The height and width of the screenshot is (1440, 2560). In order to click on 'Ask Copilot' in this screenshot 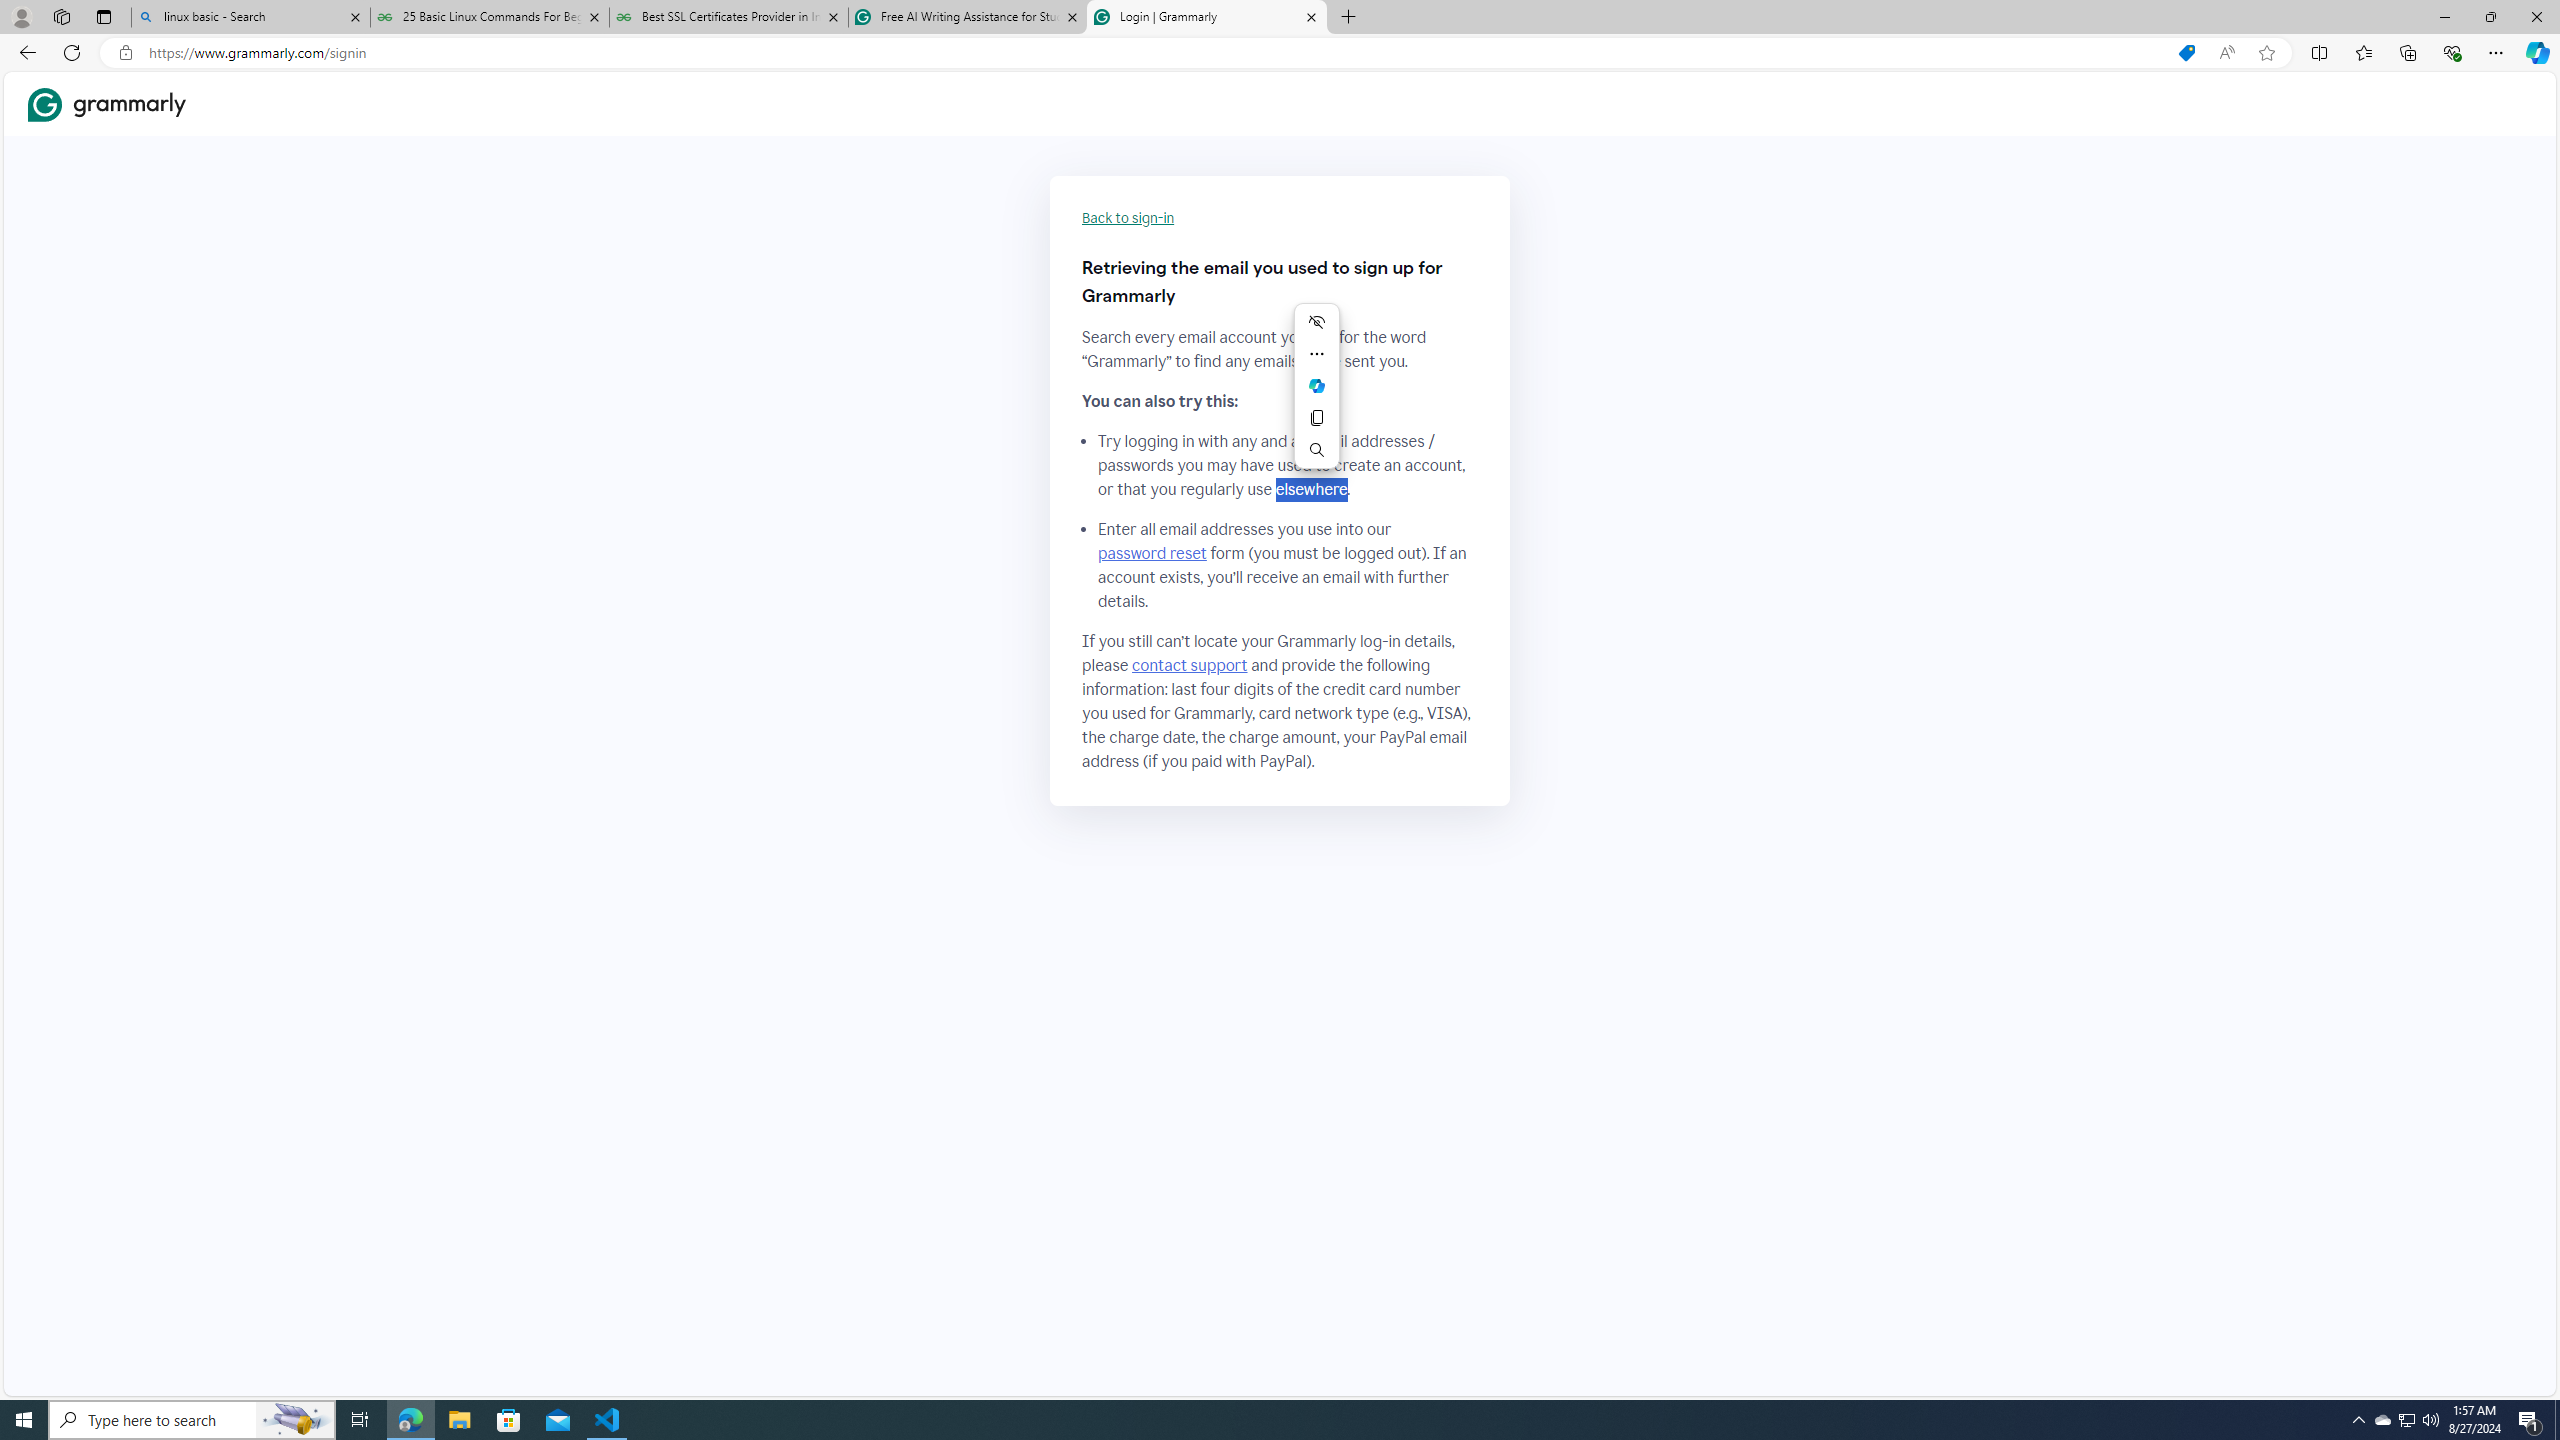, I will do `click(1316, 384)`.